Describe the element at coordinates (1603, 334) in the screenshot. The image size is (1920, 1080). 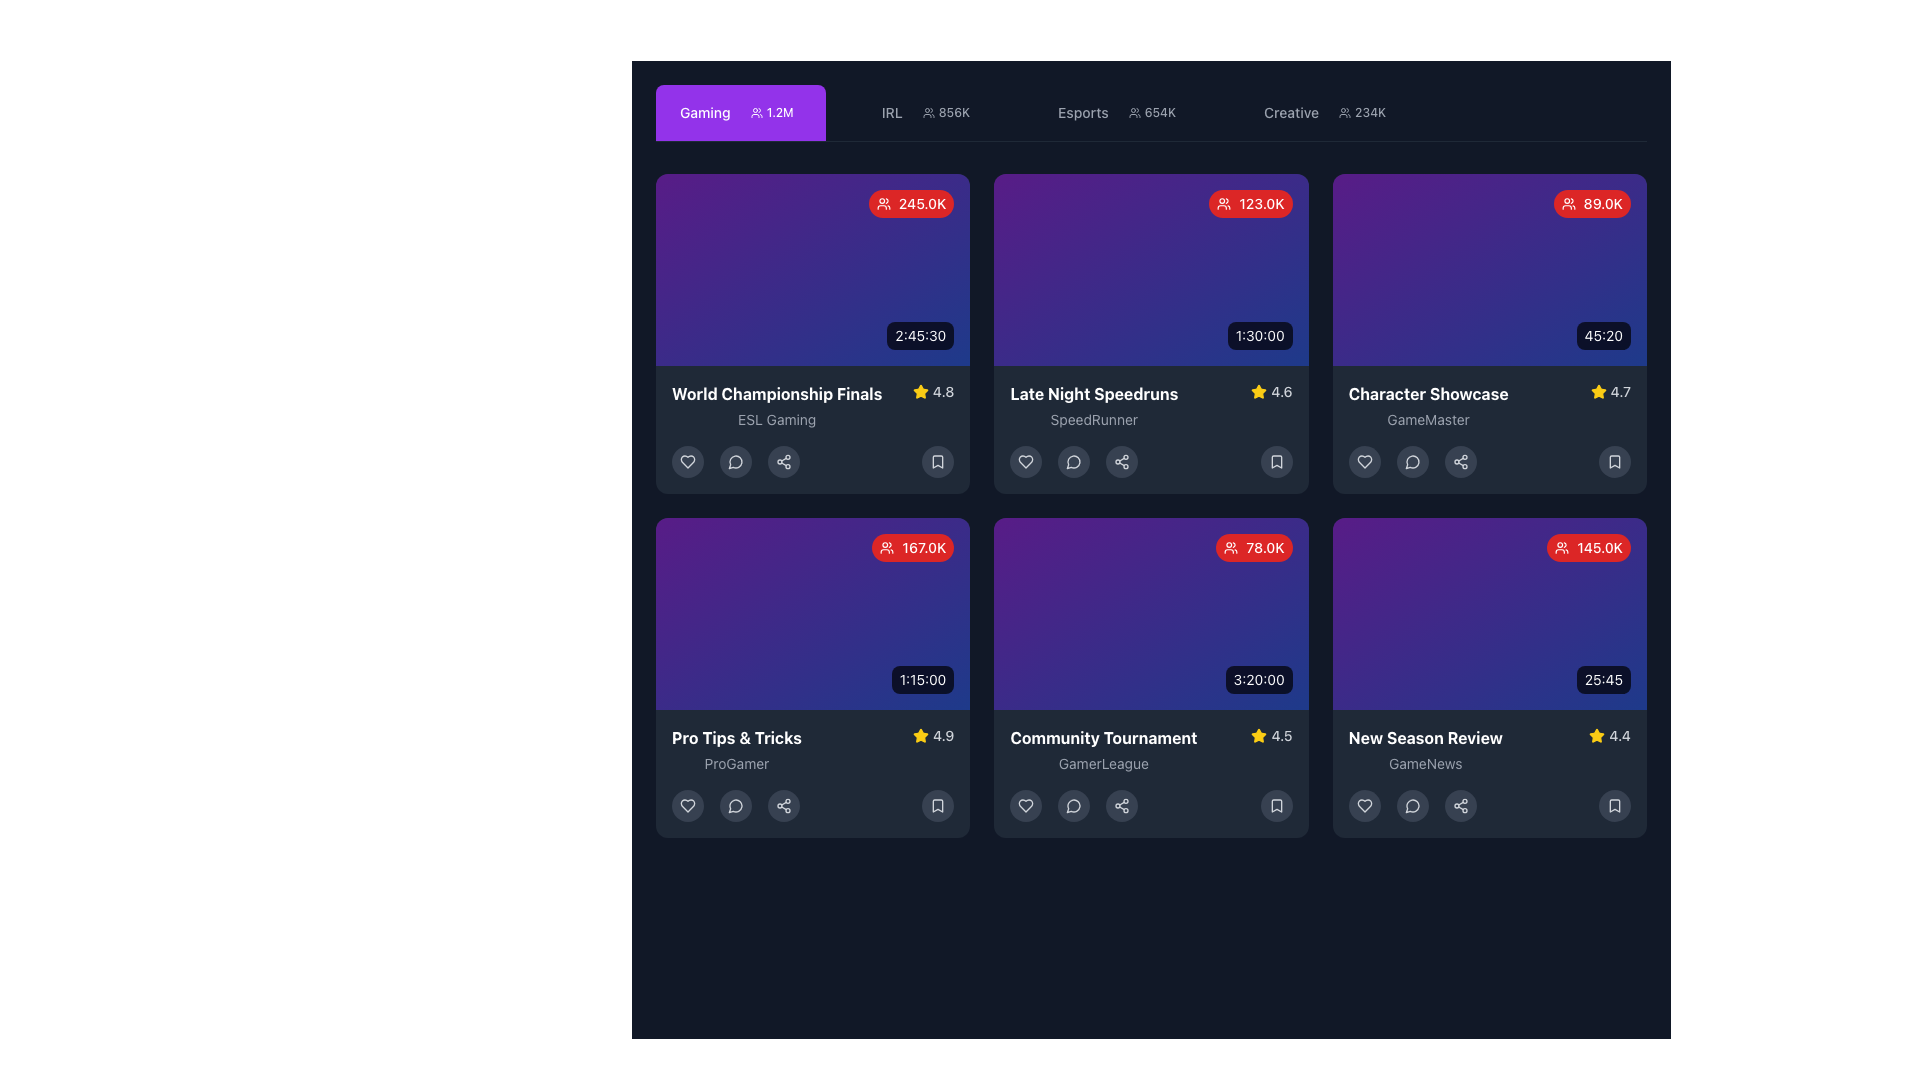
I see `the displayed duration on the rectangular time label with a black background and white text showing '45:20', located at the bottom-right corner of the 'Character Showcase' card` at that location.